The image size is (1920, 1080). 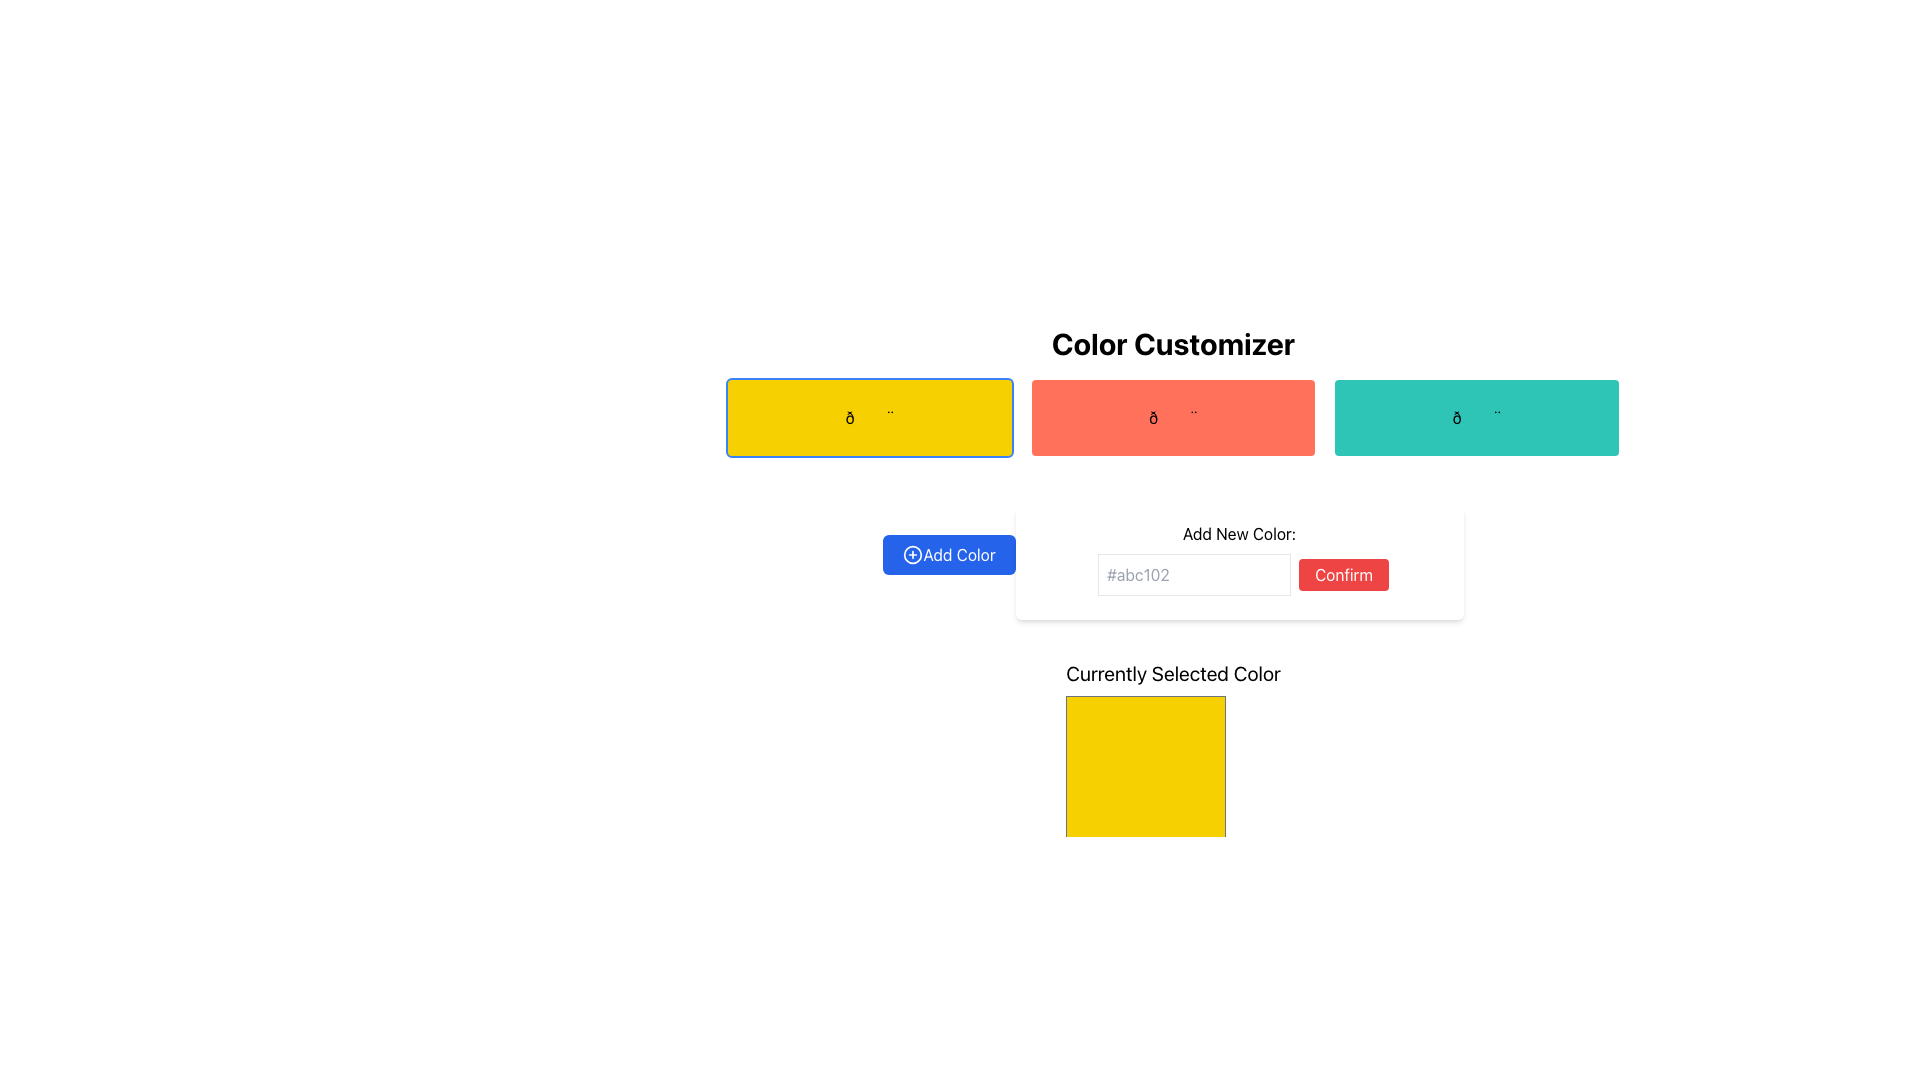 I want to click on the left-most color selection box in the Color Customizer tool, which serves as a visual indicator of the color option, so click(x=869, y=416).